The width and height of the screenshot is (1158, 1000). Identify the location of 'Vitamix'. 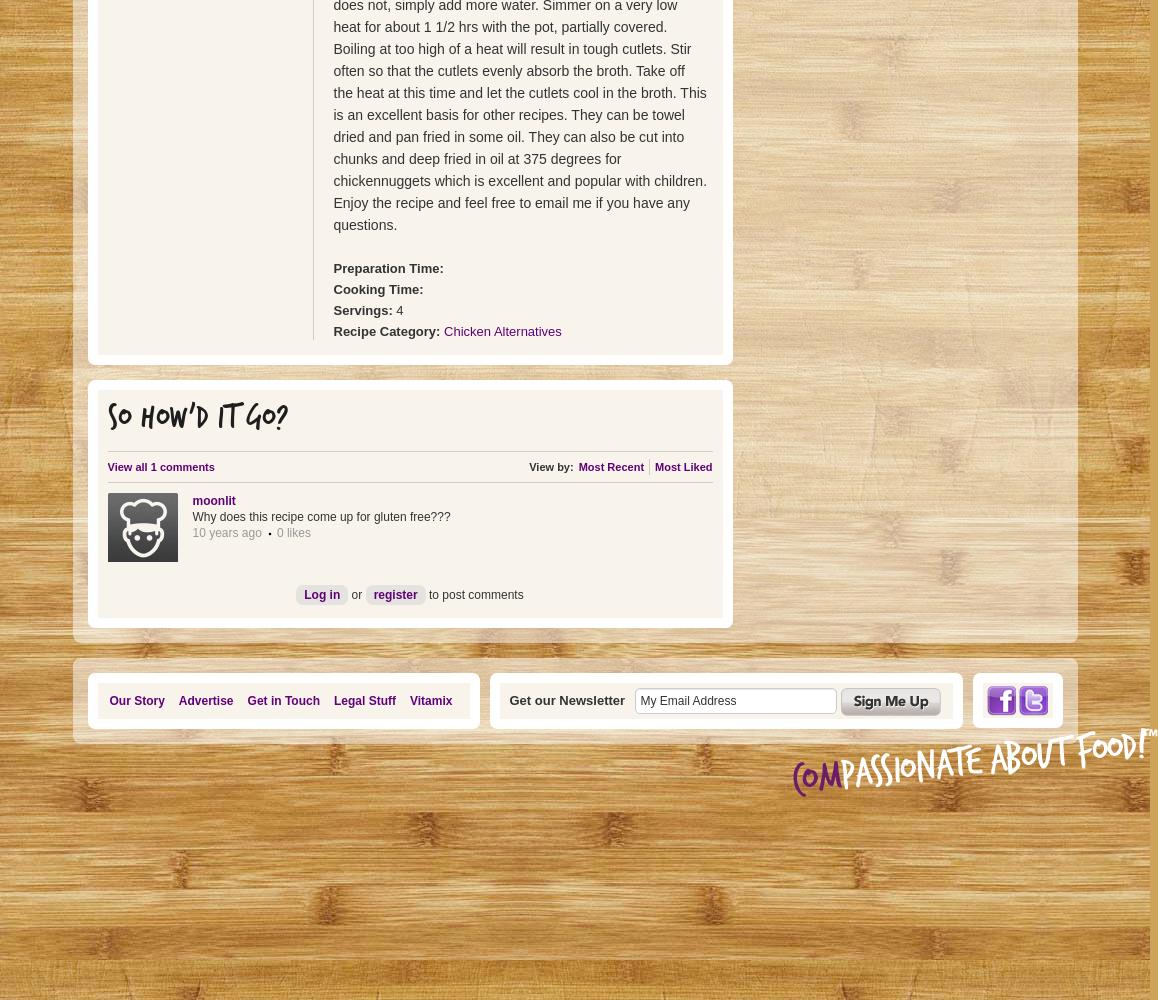
(431, 700).